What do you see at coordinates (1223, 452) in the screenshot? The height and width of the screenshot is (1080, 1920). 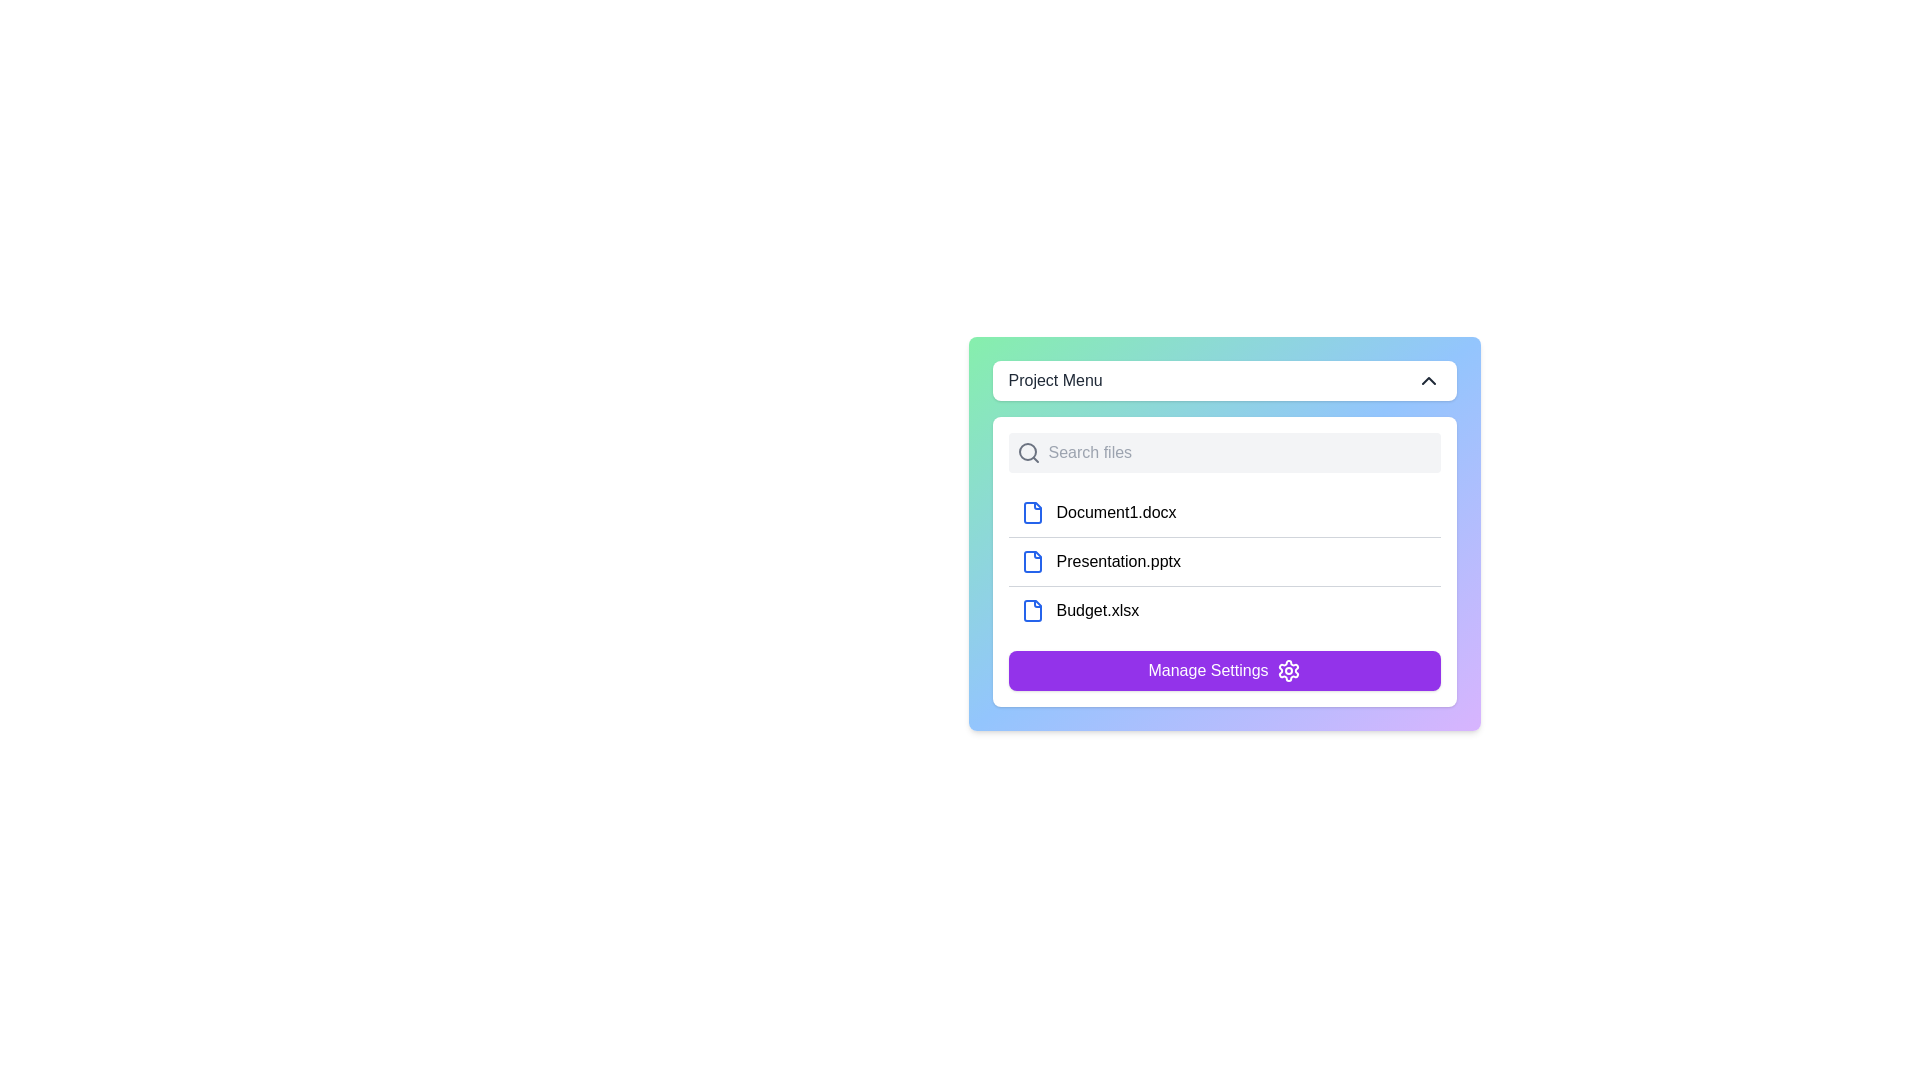 I see `the search field located at the top of the card-like interface, which is used for filtering items in the list below it` at bounding box center [1223, 452].